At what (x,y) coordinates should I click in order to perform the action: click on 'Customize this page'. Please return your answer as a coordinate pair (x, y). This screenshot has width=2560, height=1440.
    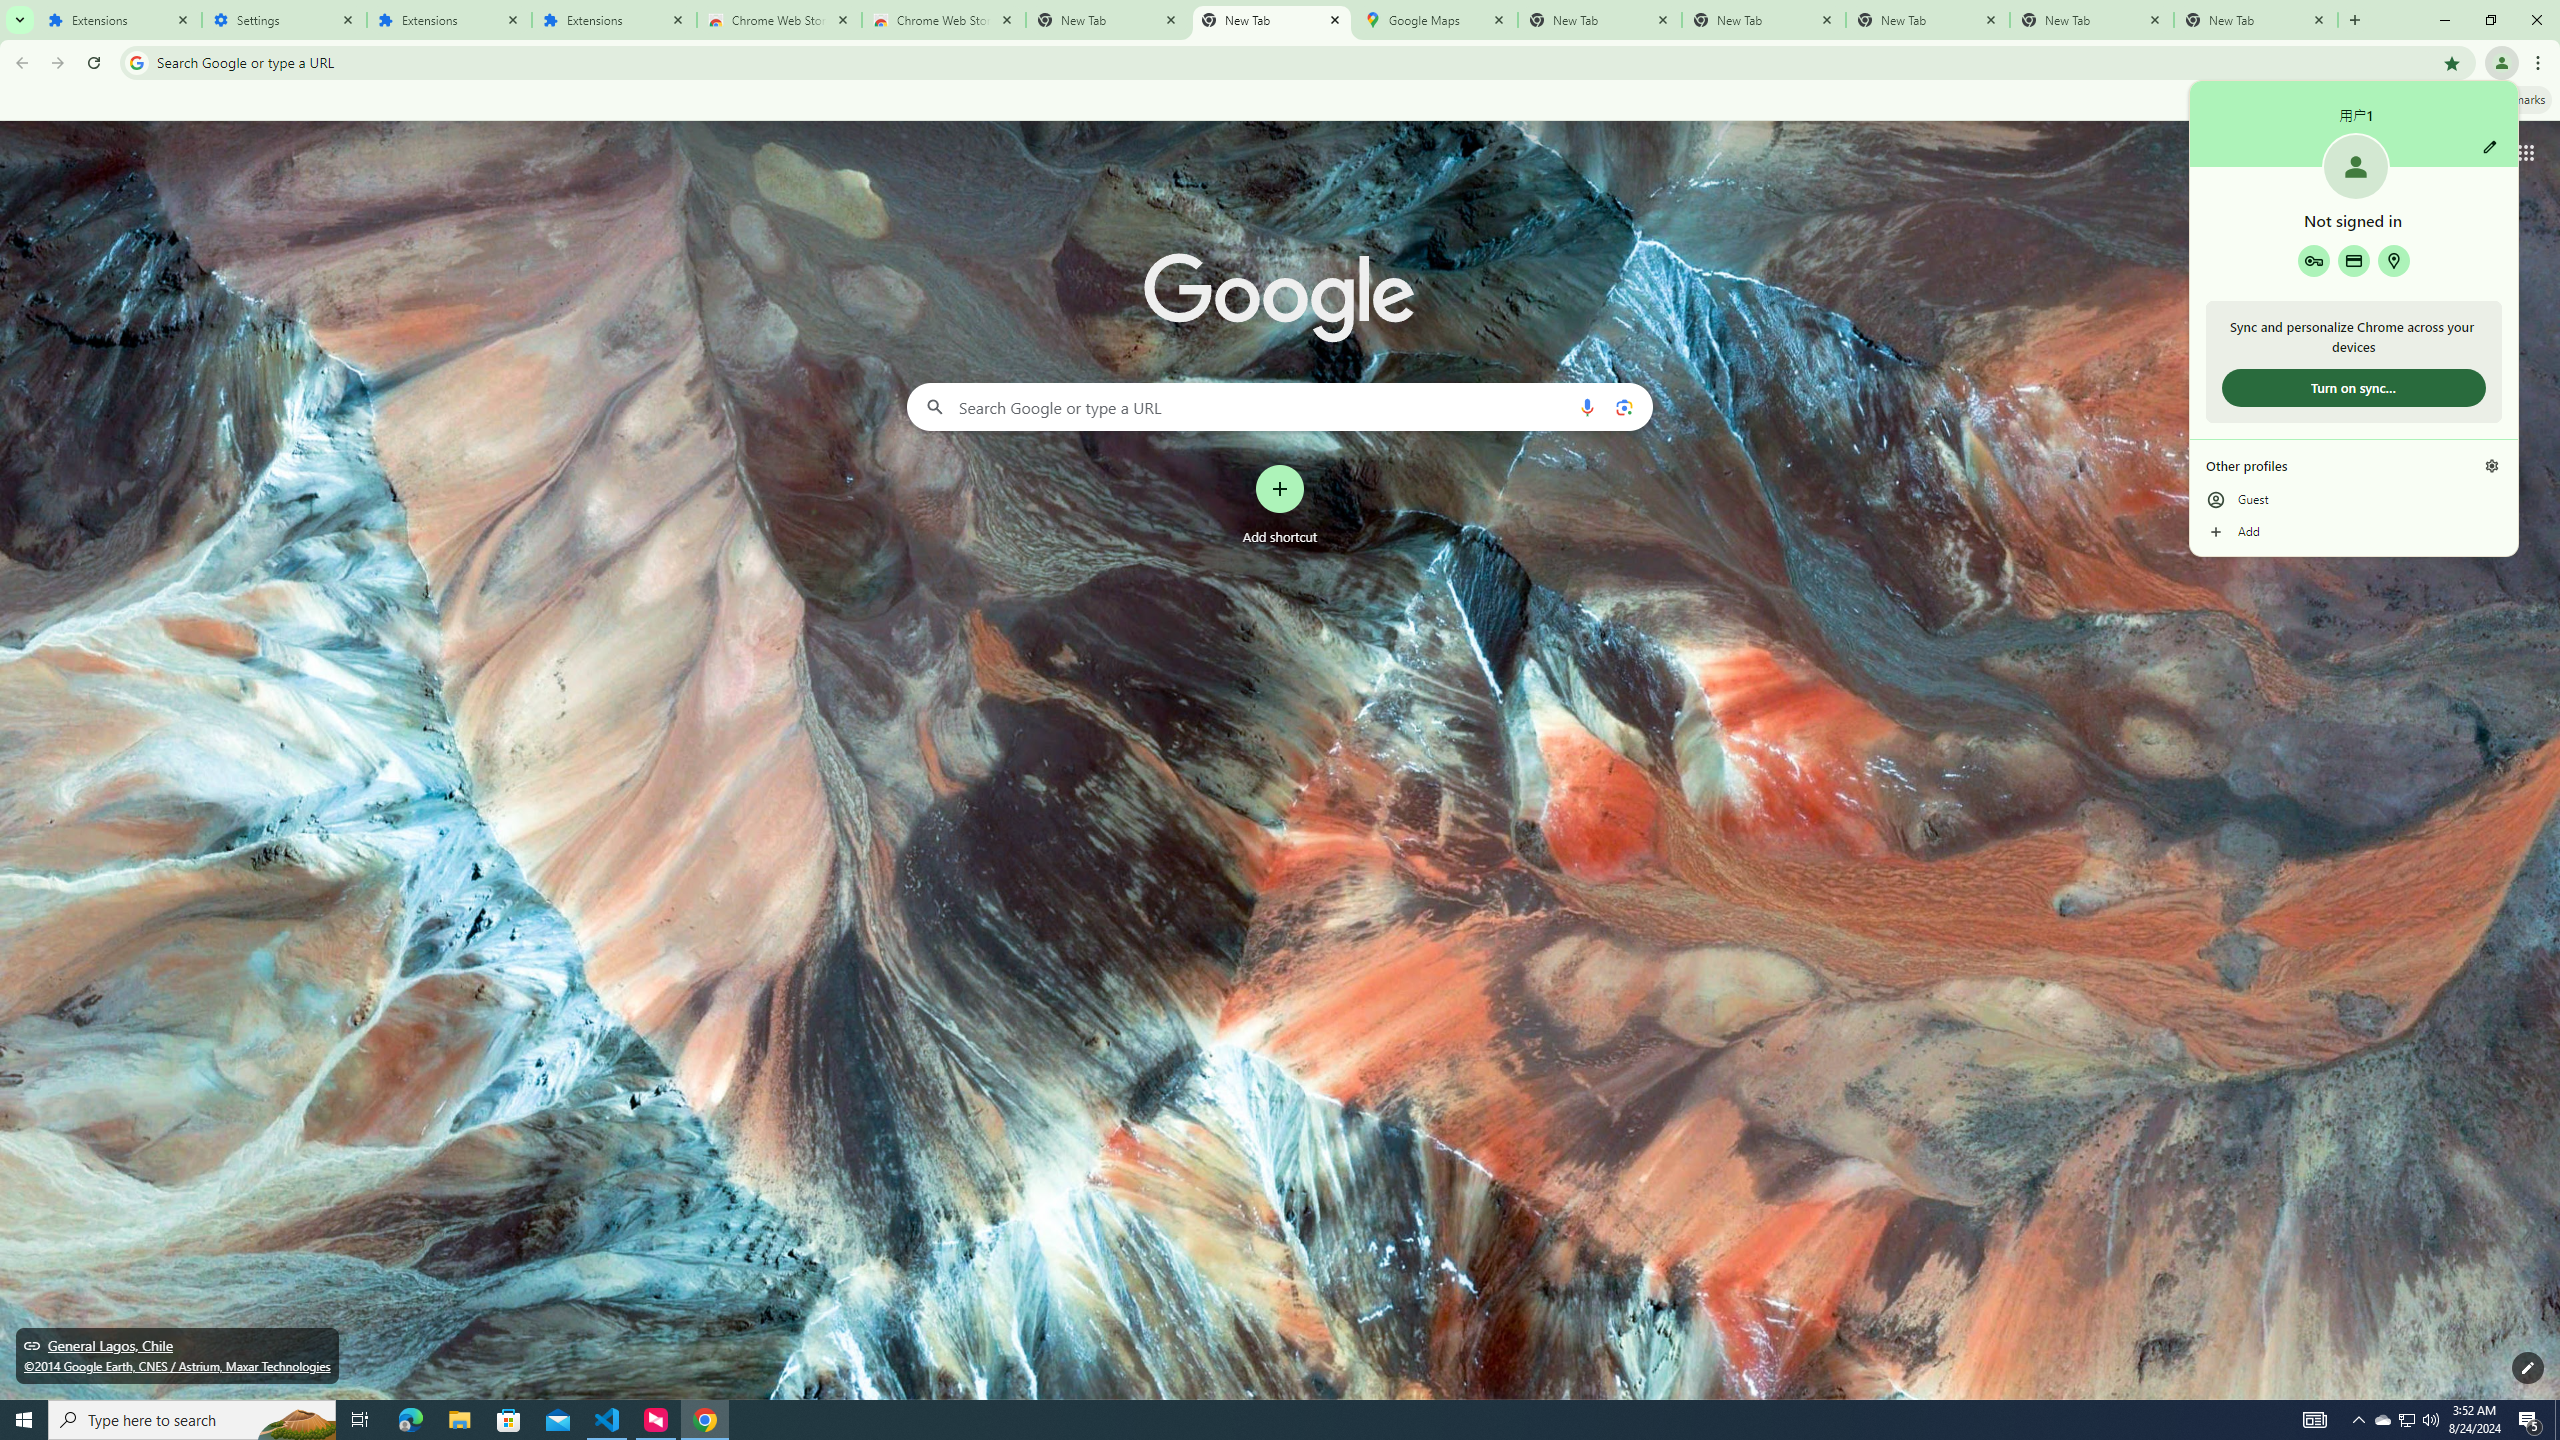
    Looking at the image, I should click on (2527, 1367).